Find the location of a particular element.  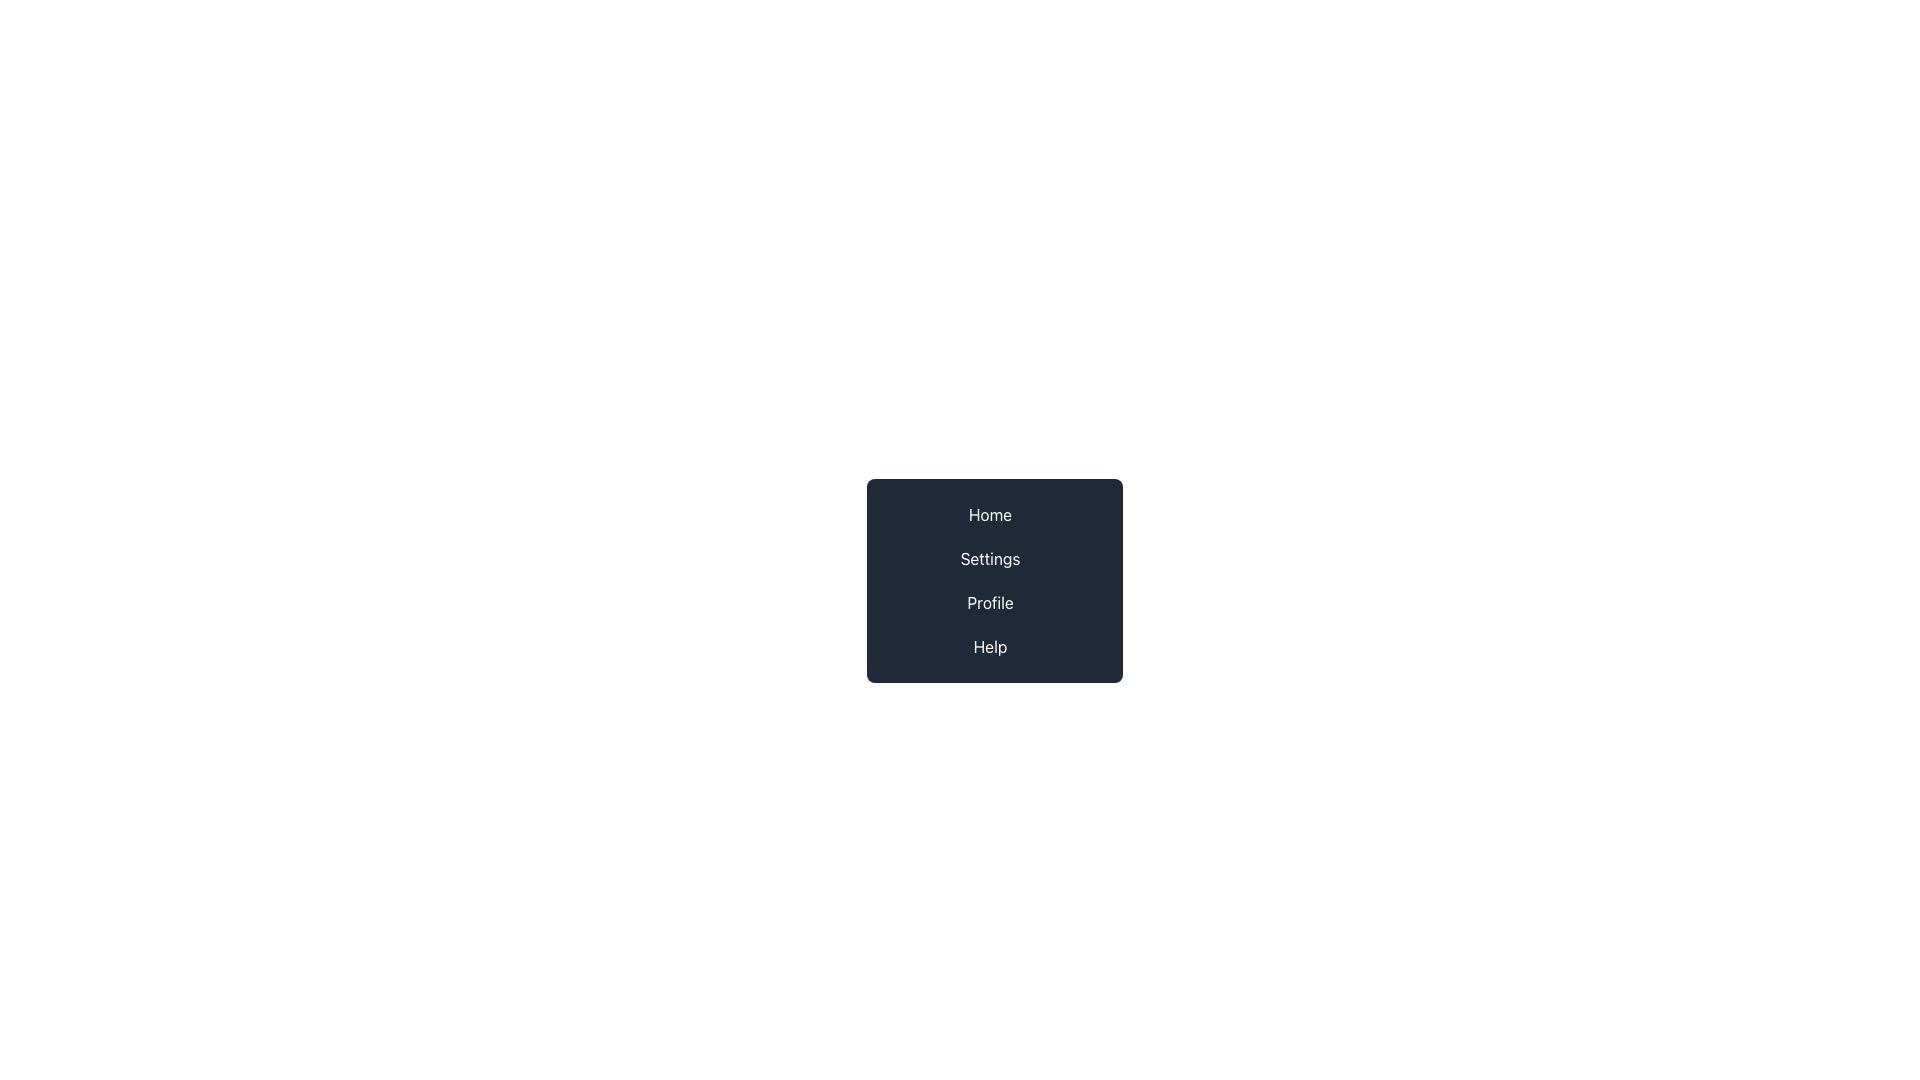

the 'Help' text label at the bottom of the navigation list is located at coordinates (994, 647).